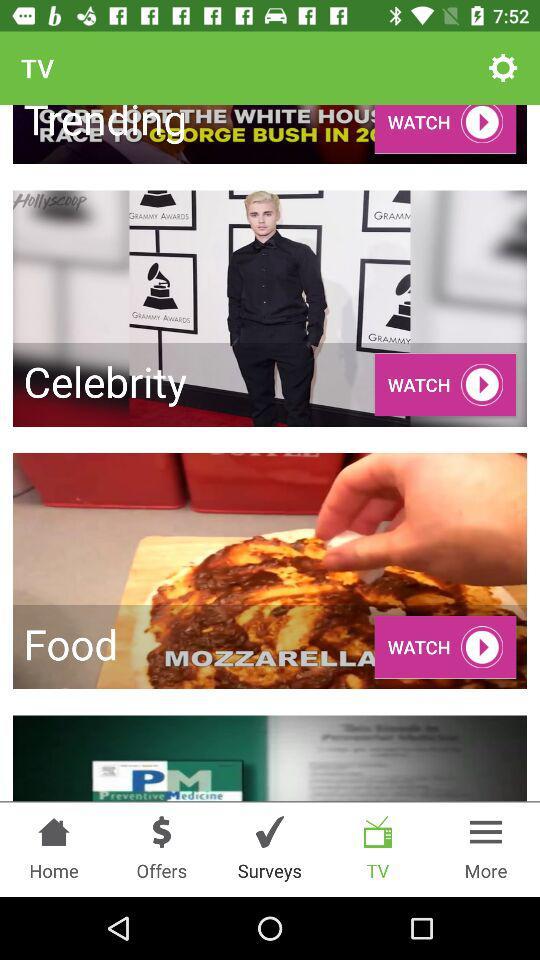 This screenshot has height=960, width=540. What do you see at coordinates (161, 832) in the screenshot?
I see `the offers icon` at bounding box center [161, 832].